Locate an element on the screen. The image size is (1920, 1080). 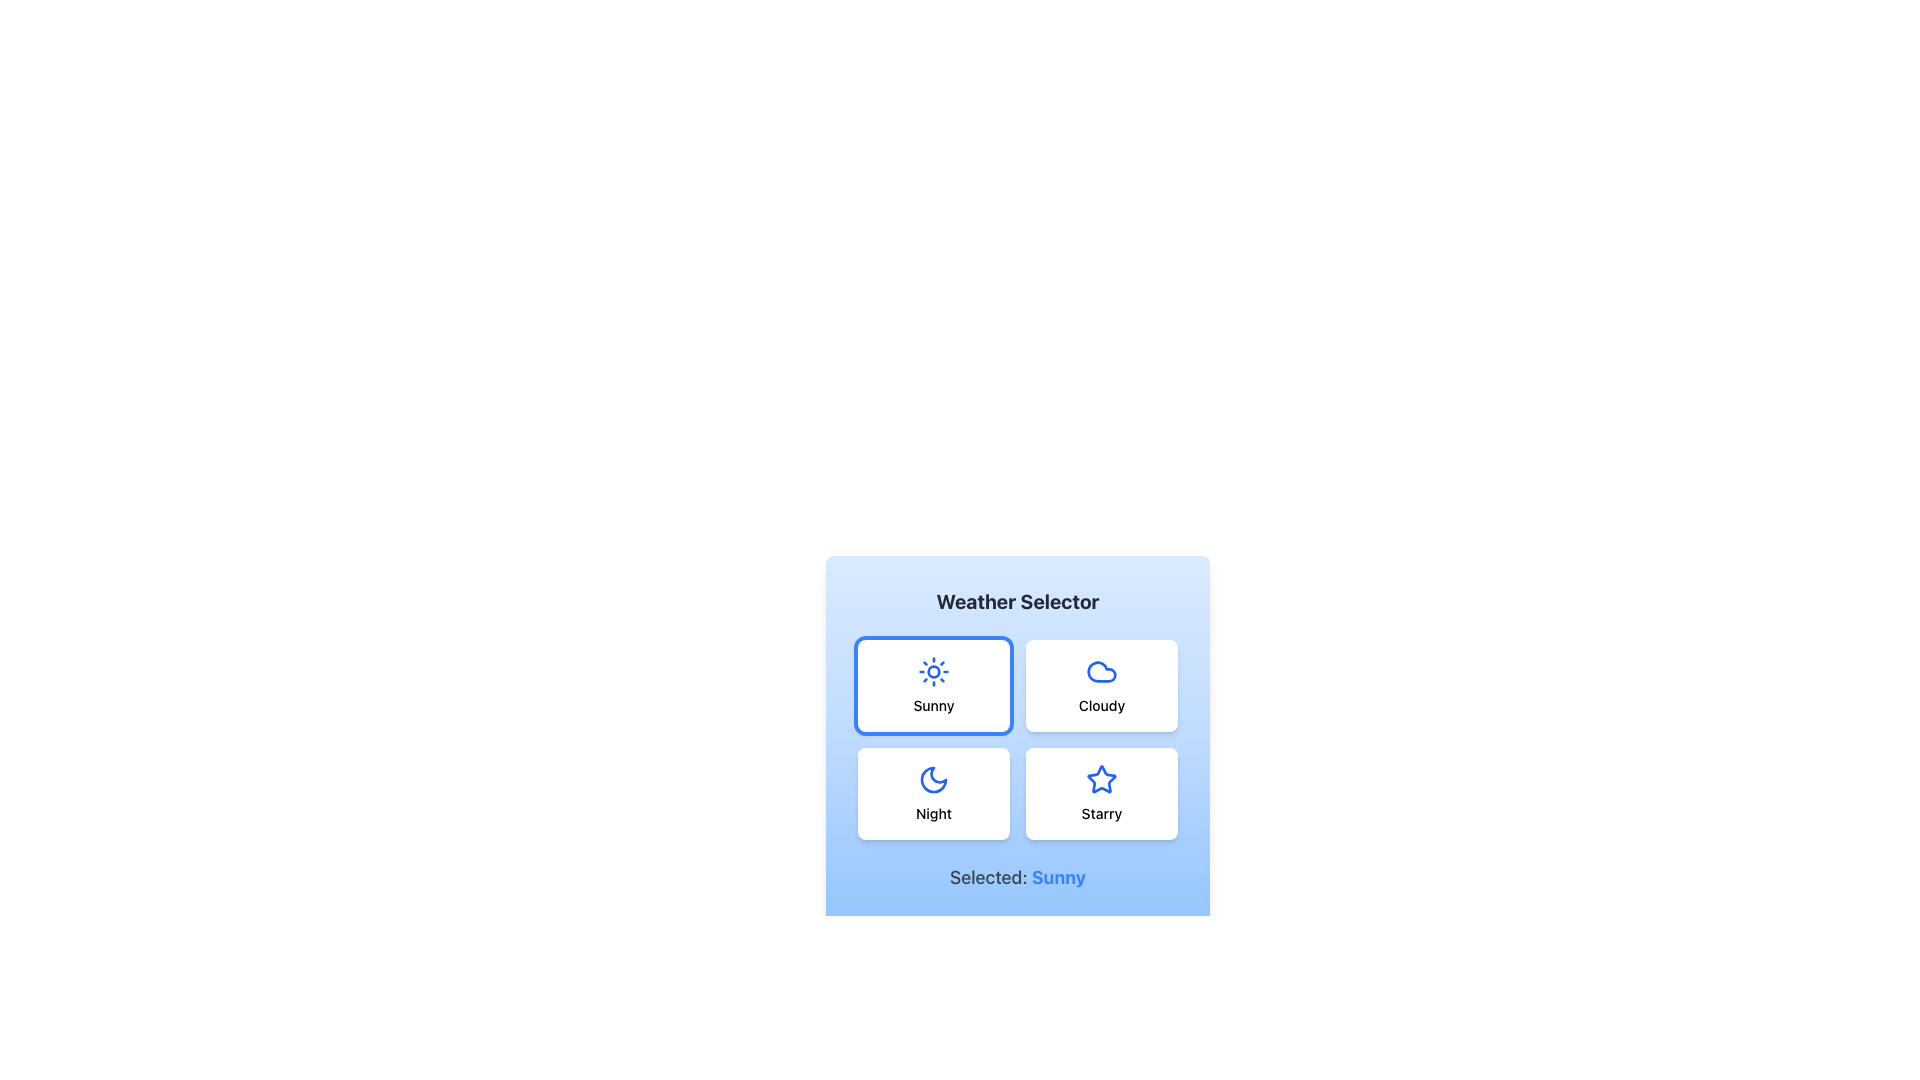
the star icon with a blue outline located at the top-center of the 'Starry' button, which is part of a 2x2 grid layout in the bottom-right corner is located at coordinates (1101, 778).